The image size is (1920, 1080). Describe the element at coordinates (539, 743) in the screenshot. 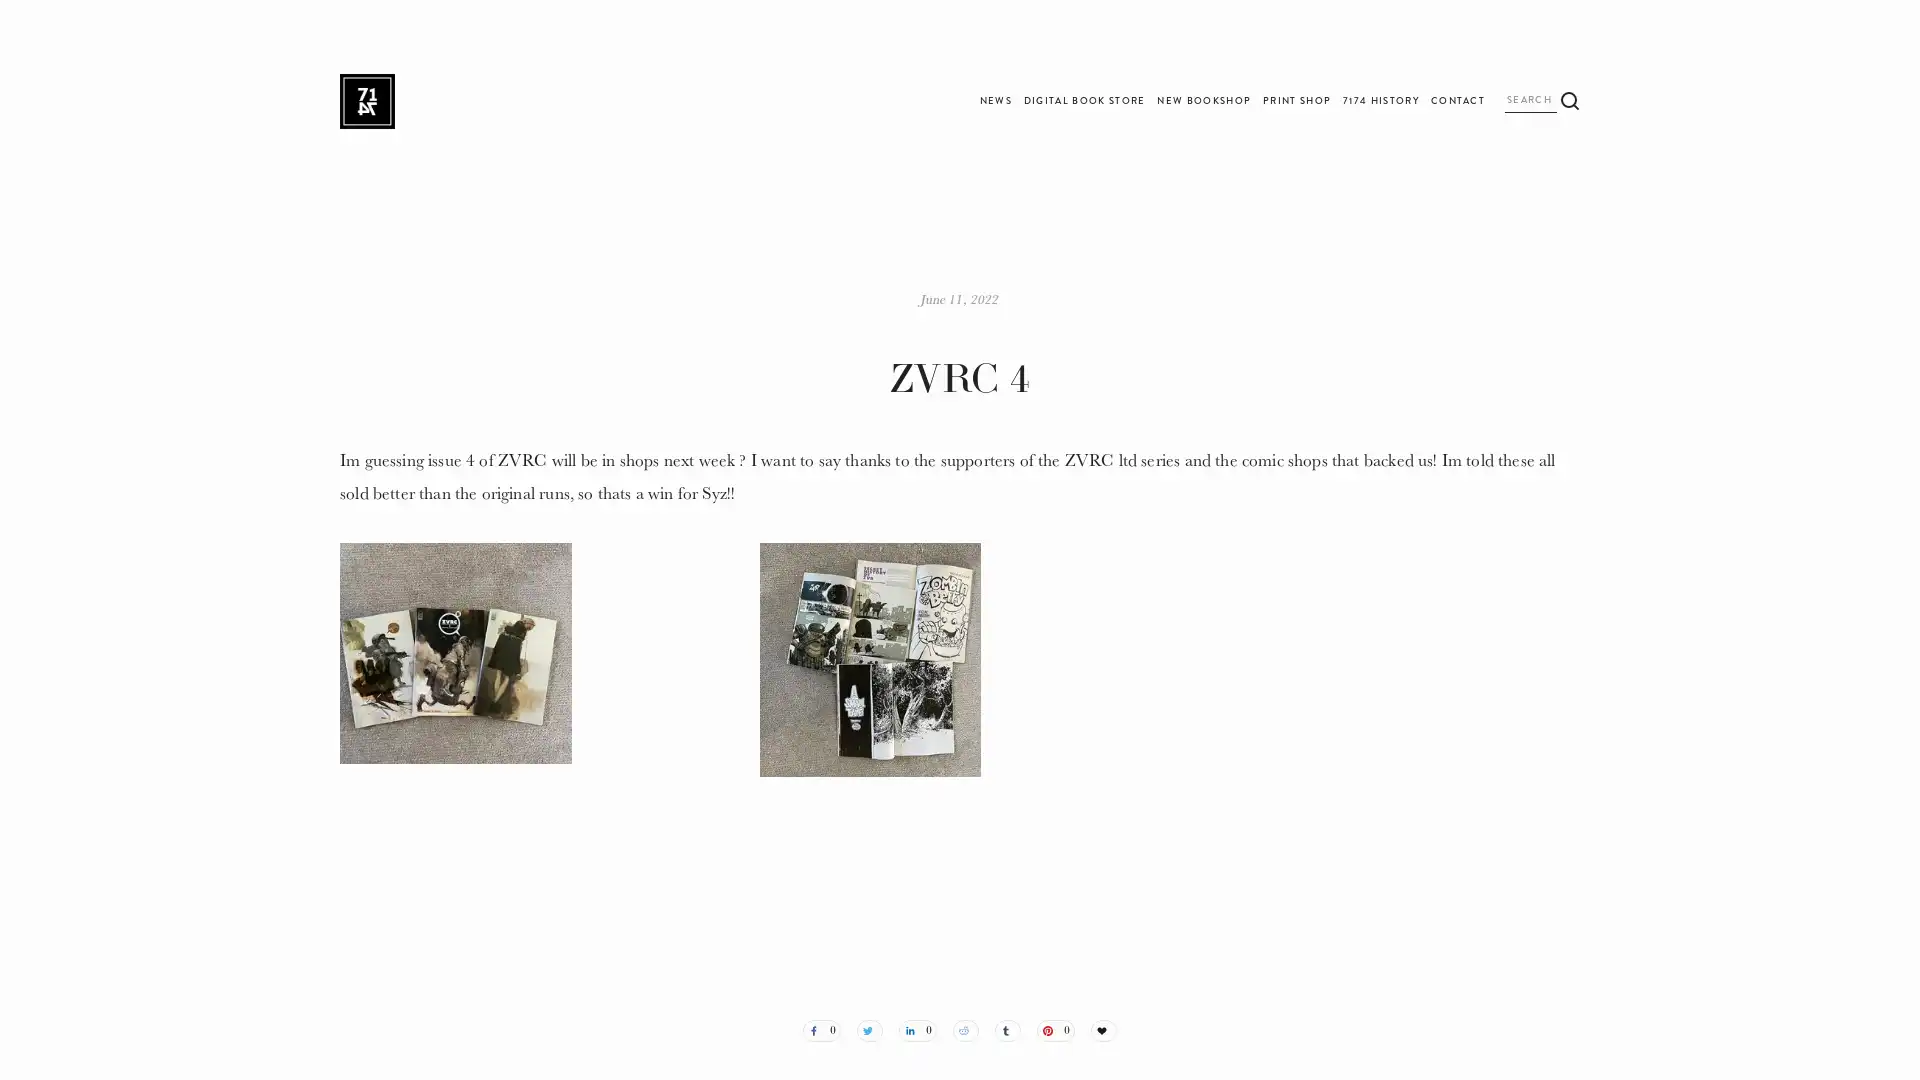

I see `View fullsize zvrc4.jpg` at that location.